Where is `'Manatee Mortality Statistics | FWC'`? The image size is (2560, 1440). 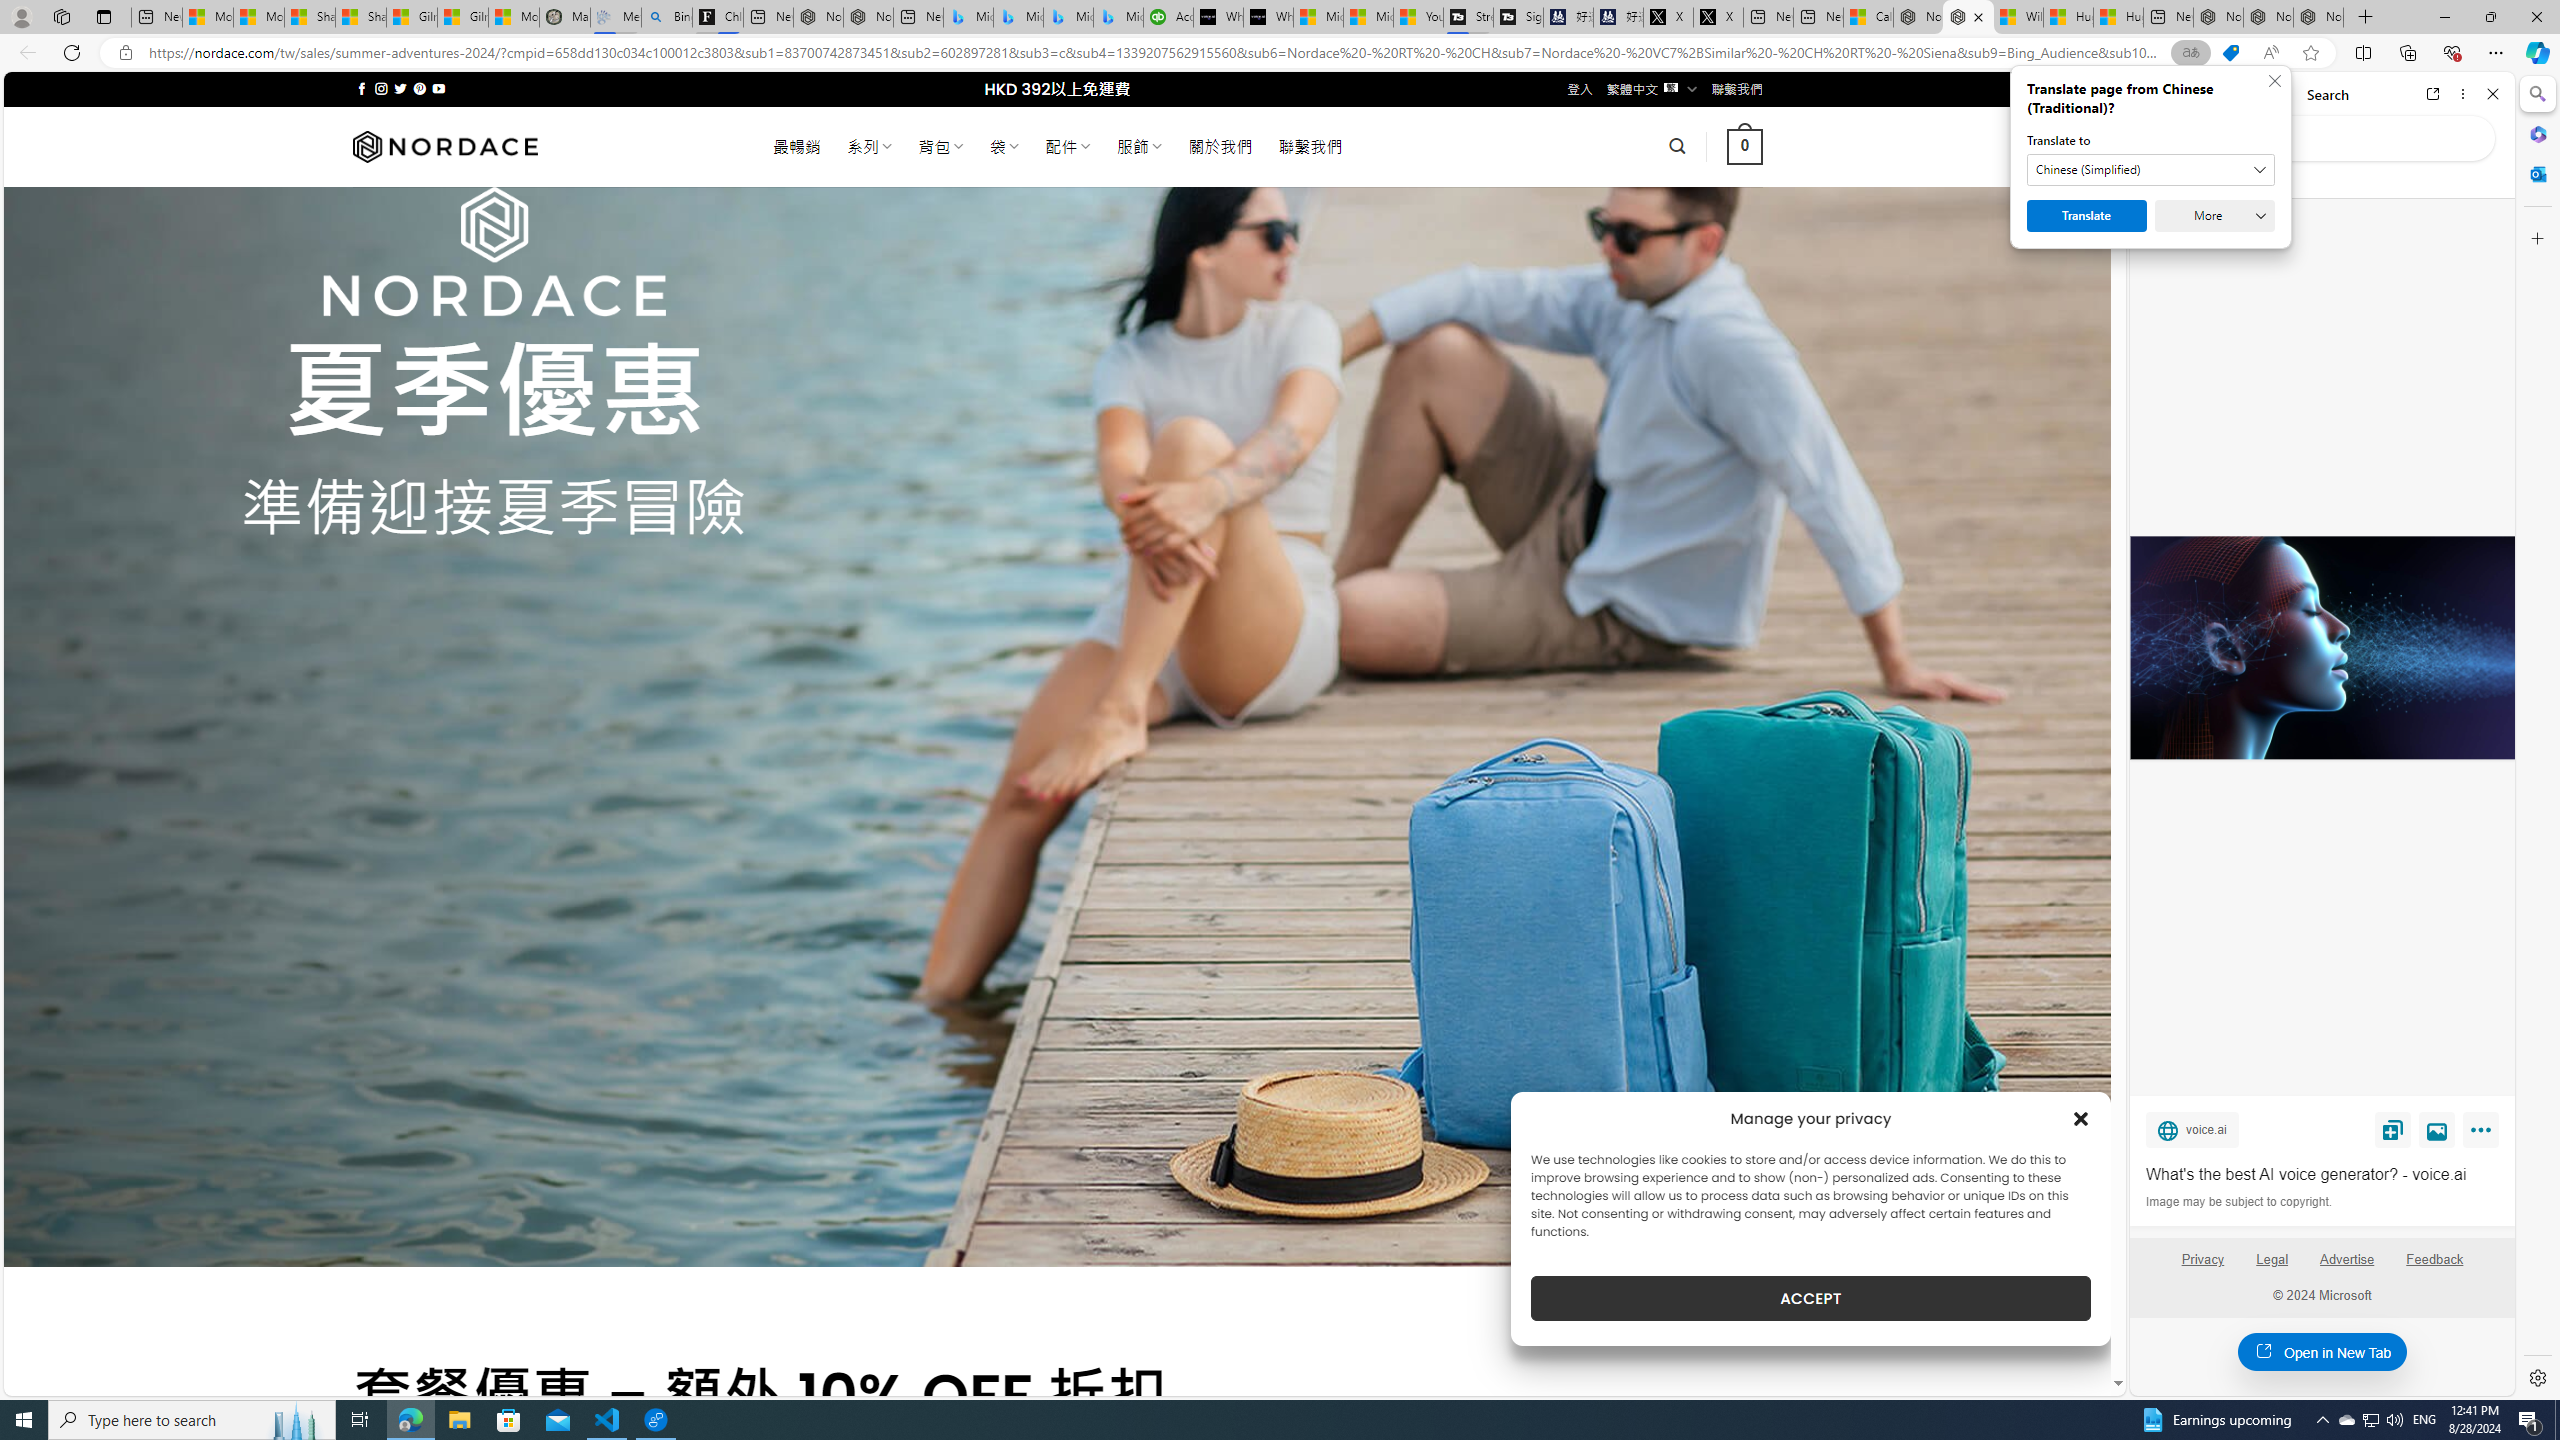
'Manatee Mortality Statistics | FWC' is located at coordinates (563, 16).